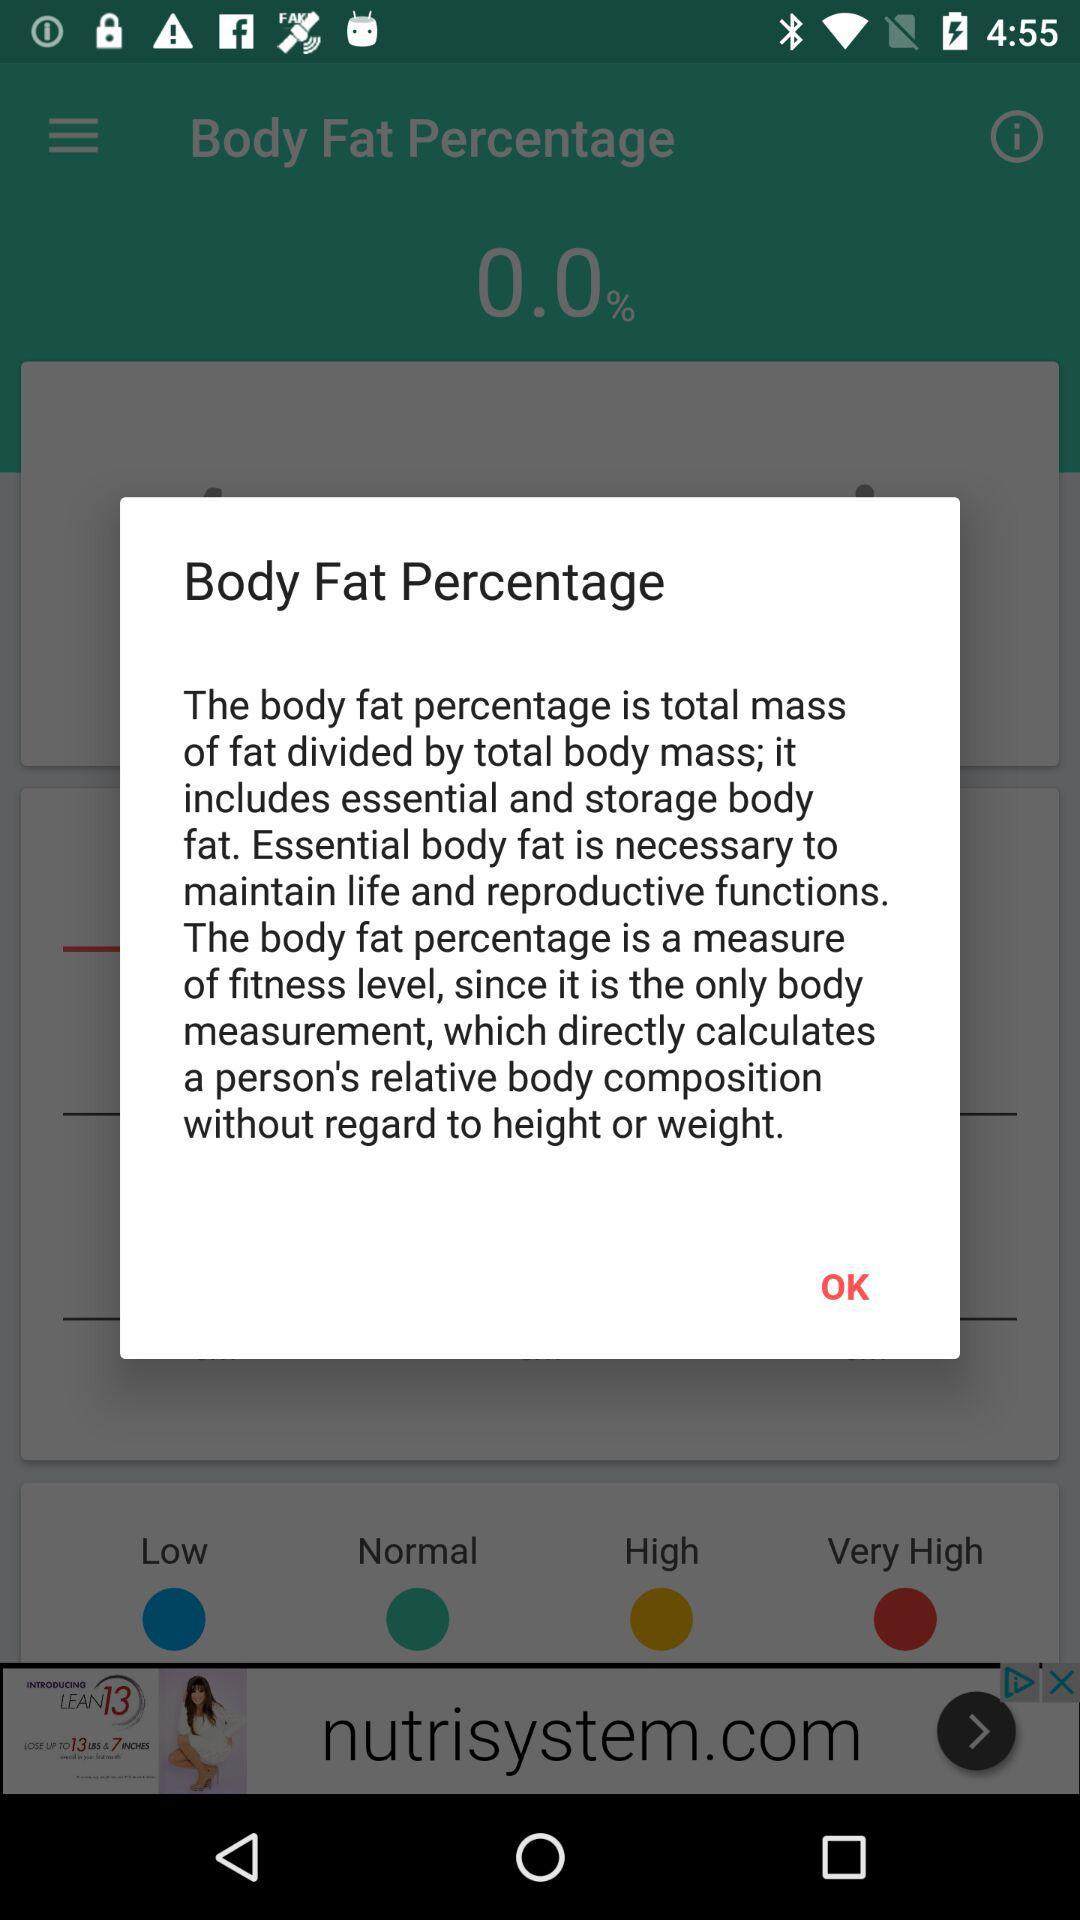 This screenshot has width=1080, height=1920. I want to click on ok item, so click(844, 1285).